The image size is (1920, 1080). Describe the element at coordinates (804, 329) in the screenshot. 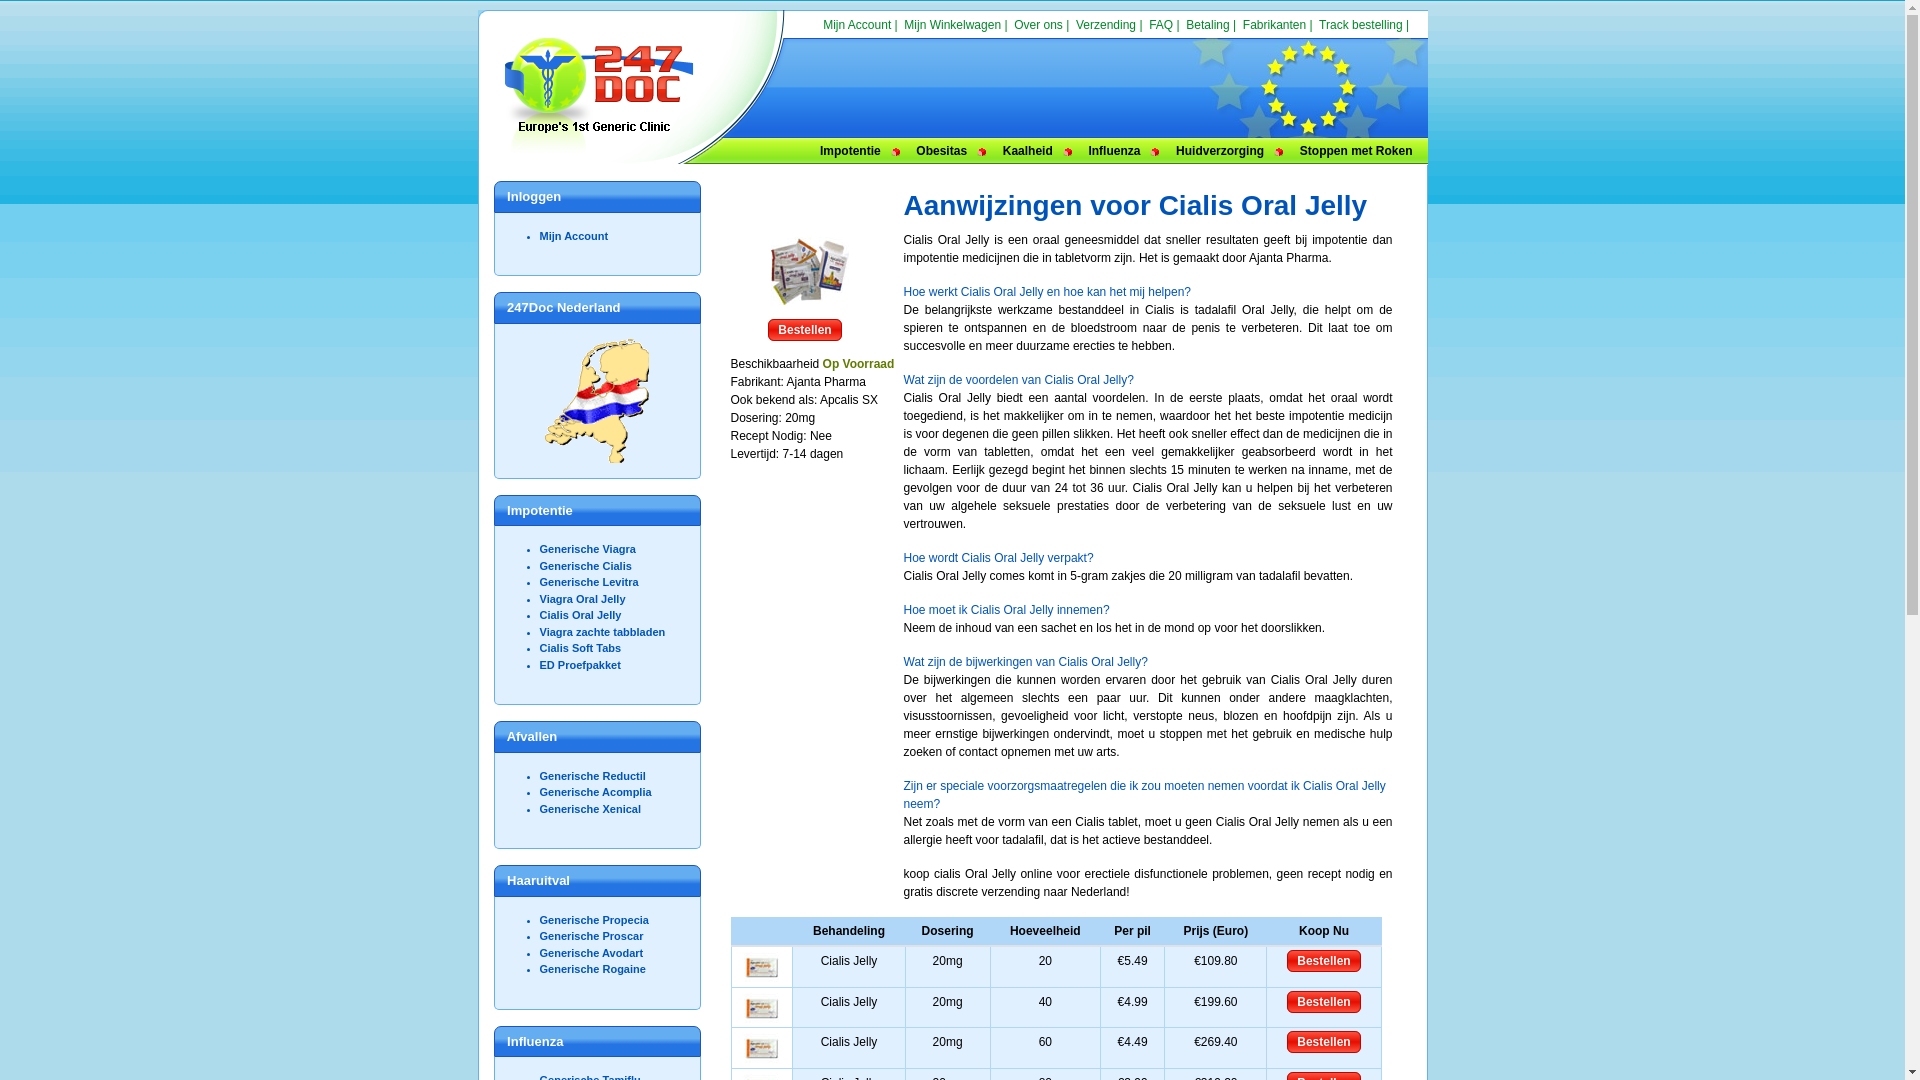

I see `'Bestellen'` at that location.